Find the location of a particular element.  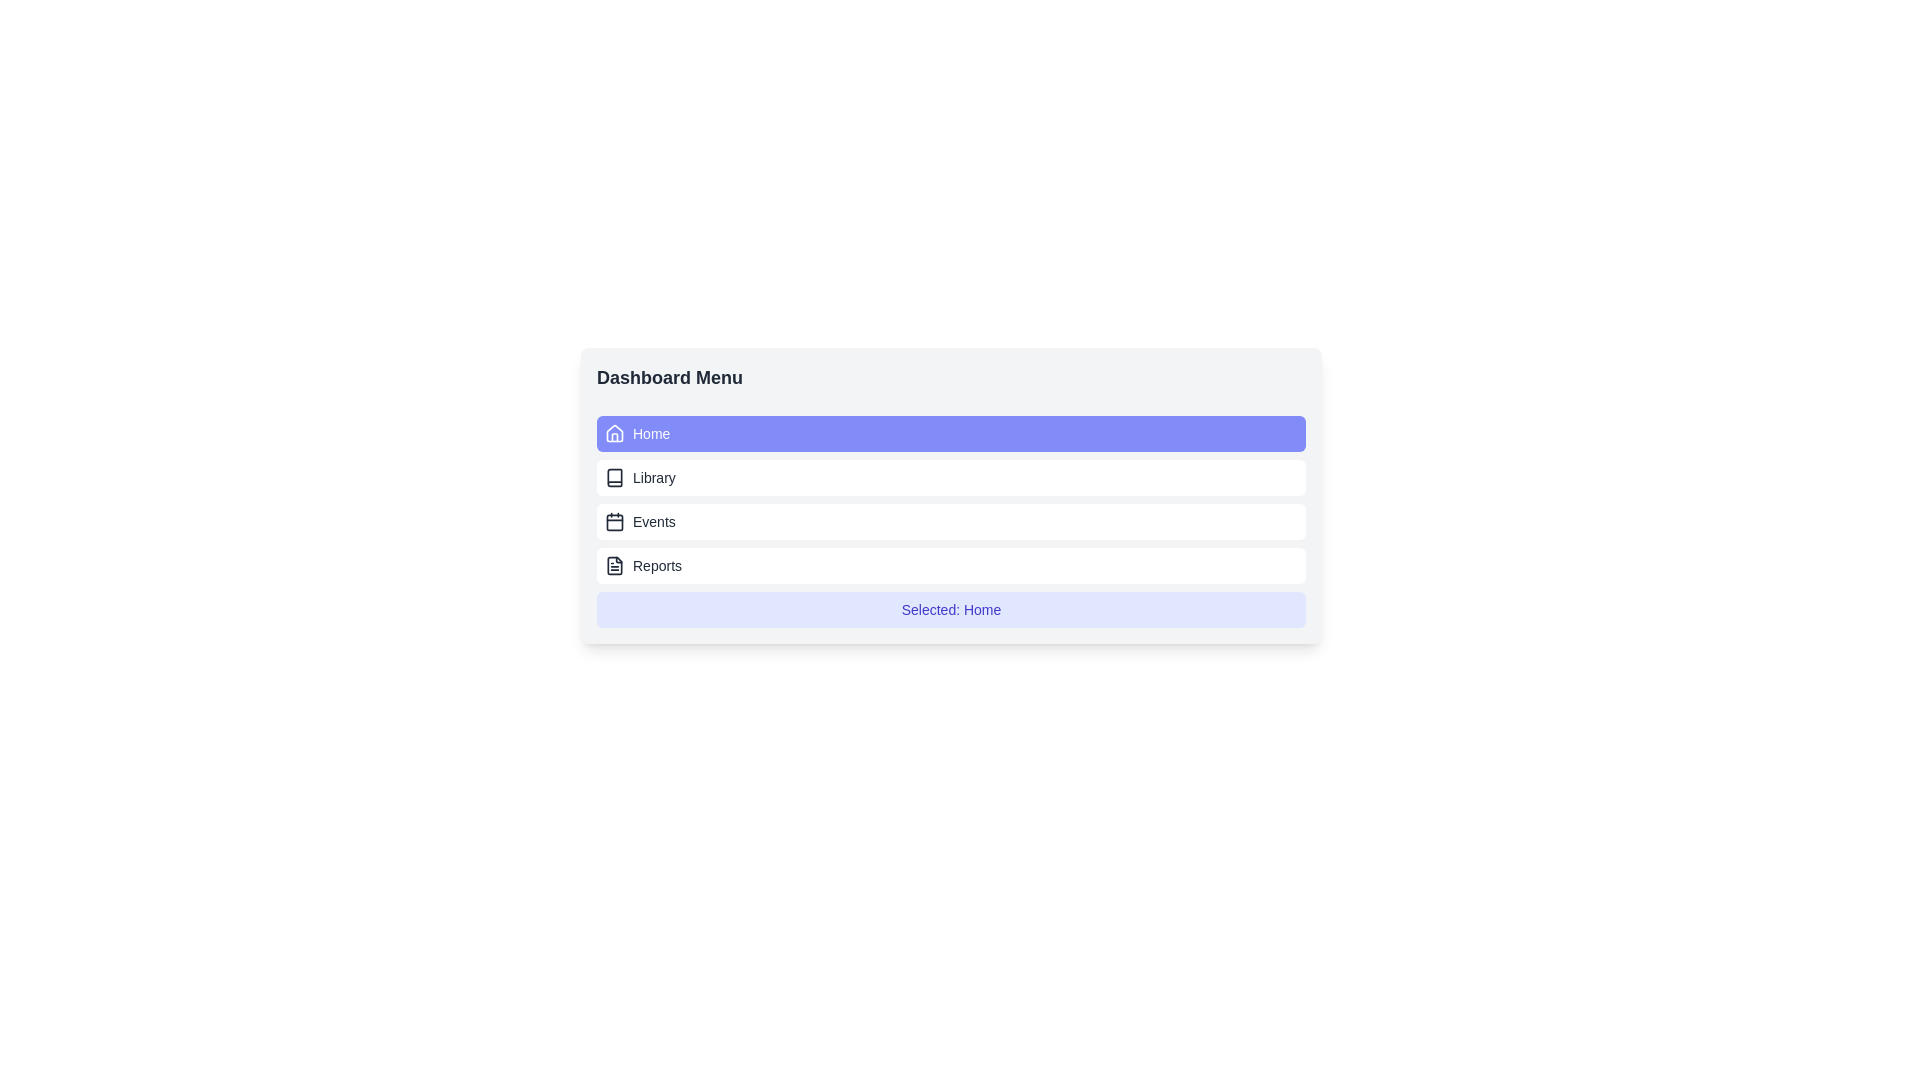

the menu button labeled Library is located at coordinates (950, 478).